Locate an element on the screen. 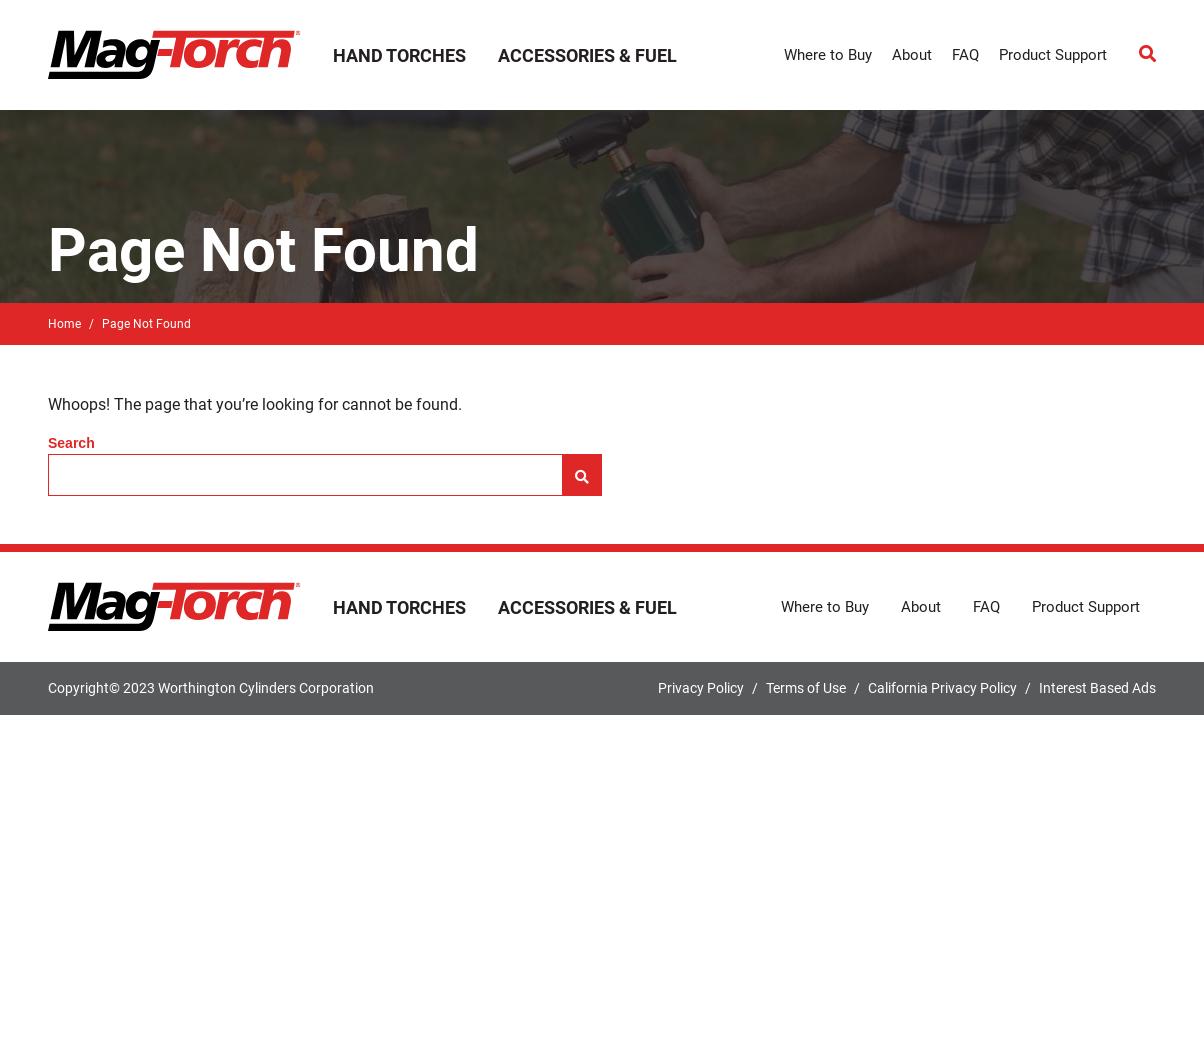 The height and width of the screenshot is (1055, 1204). 'Terms of Use' is located at coordinates (805, 686).